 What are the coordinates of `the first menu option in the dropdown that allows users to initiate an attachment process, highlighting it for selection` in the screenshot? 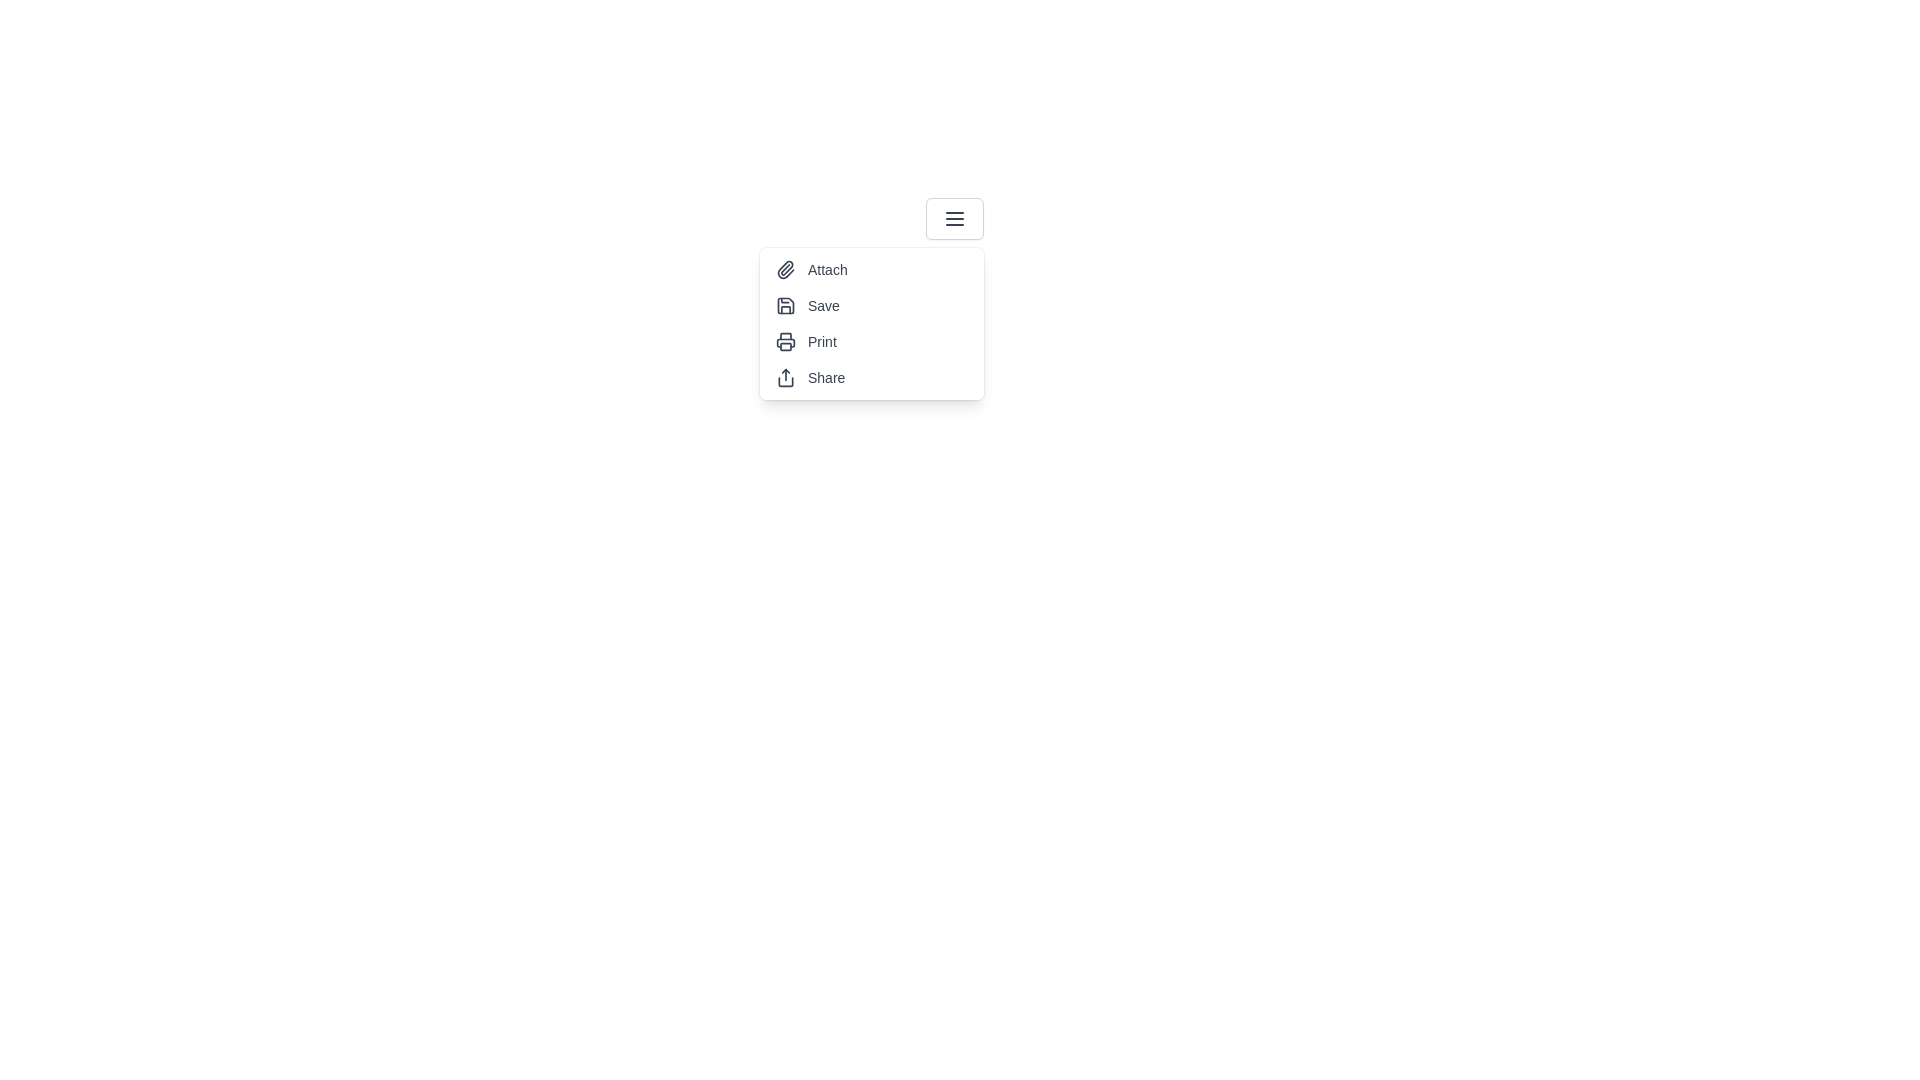 It's located at (872, 270).